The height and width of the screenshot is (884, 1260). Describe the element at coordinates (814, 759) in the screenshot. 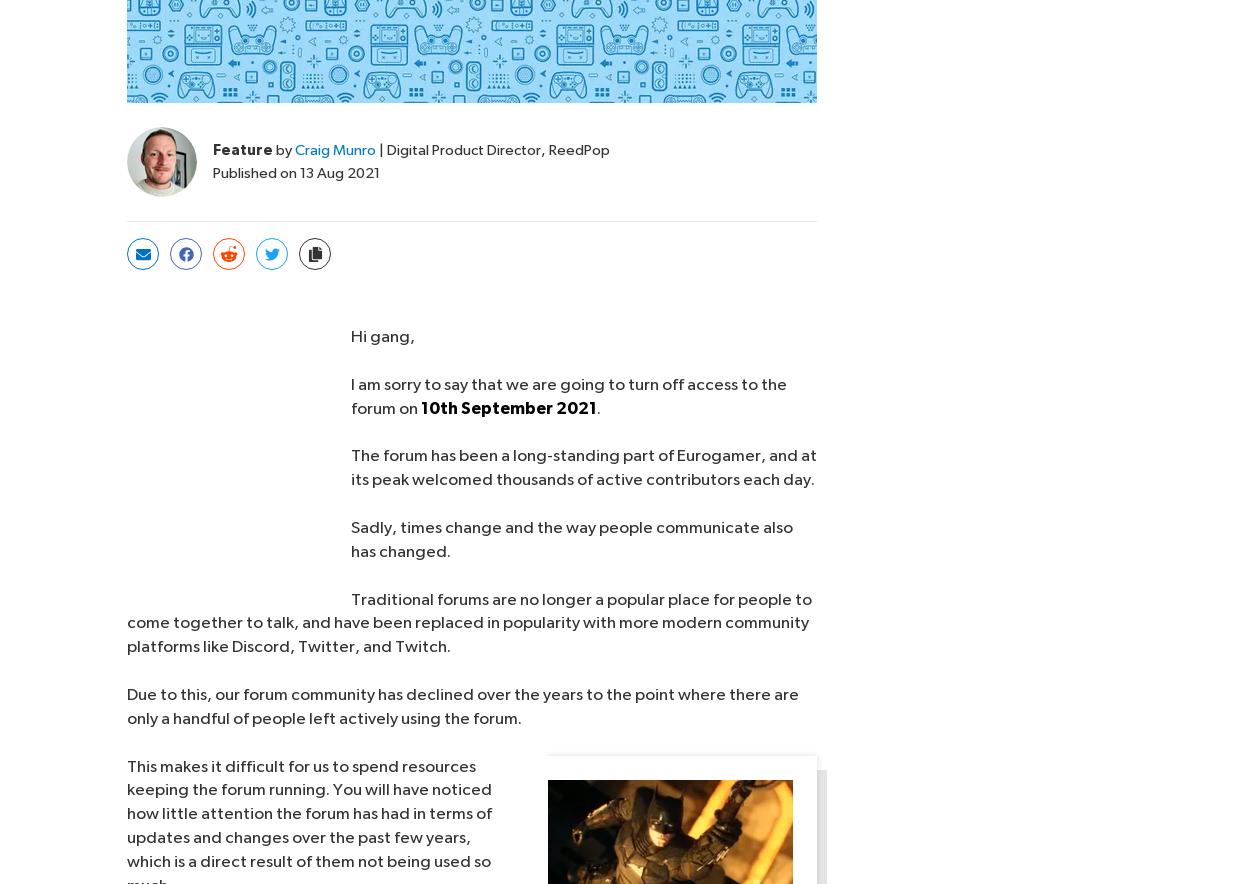

I see `'Eurogamer.nl'` at that location.